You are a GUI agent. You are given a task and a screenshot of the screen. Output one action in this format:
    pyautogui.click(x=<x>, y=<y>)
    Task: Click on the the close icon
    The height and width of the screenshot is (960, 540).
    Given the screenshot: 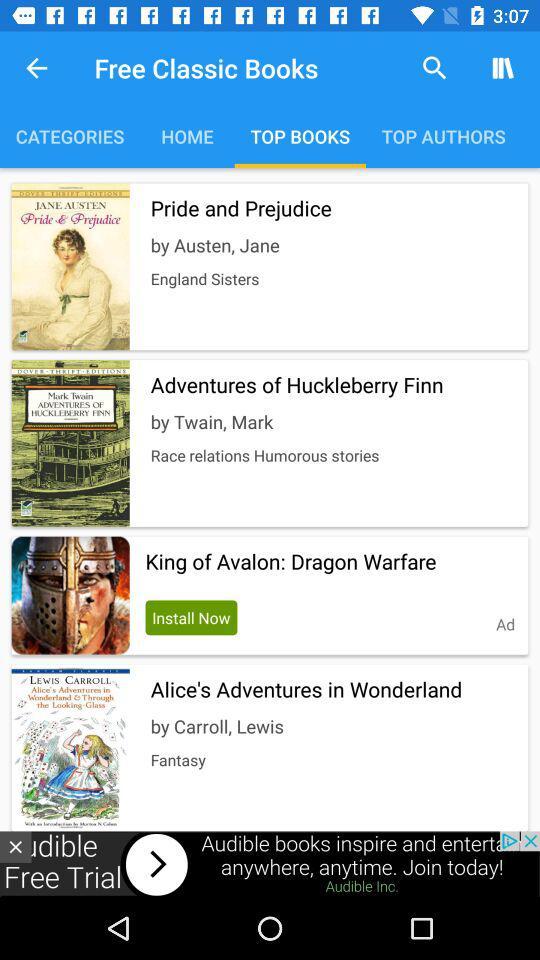 What is the action you would take?
    pyautogui.click(x=14, y=846)
    